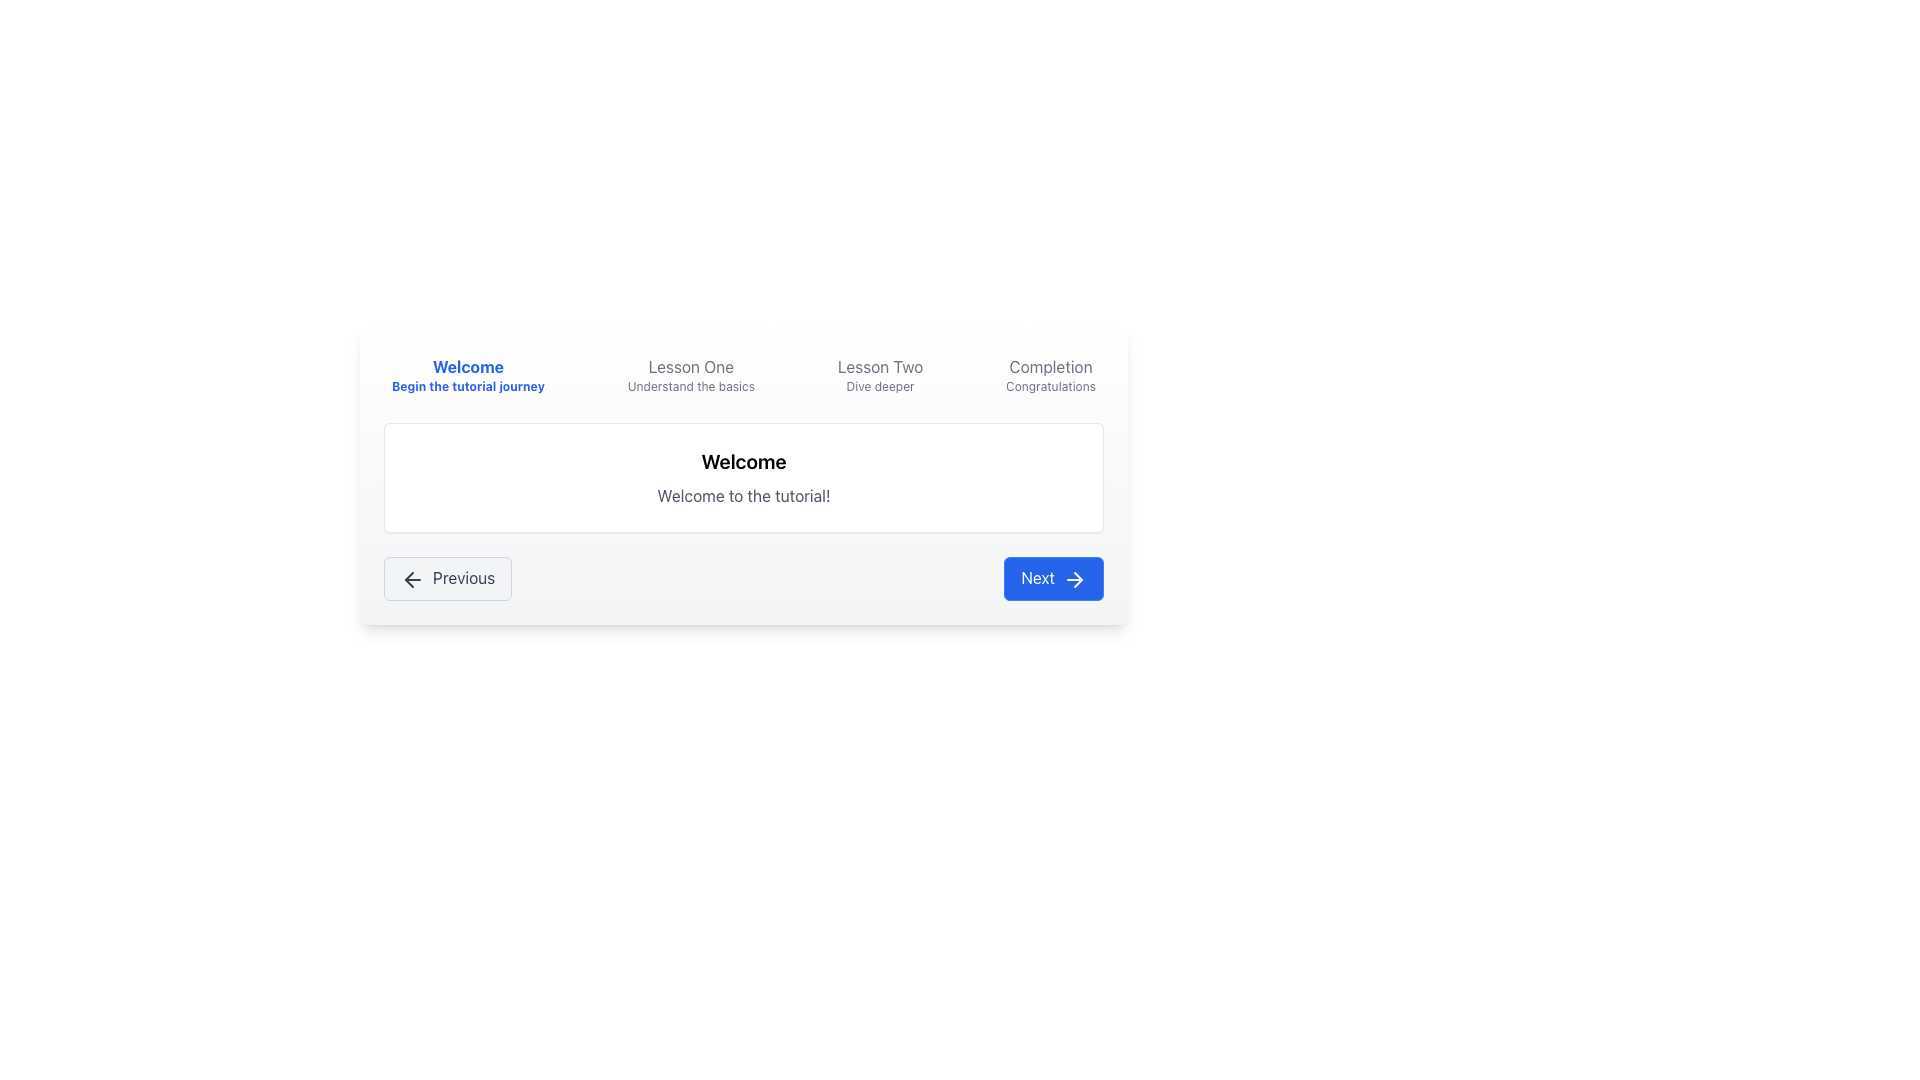  I want to click on the Navigation Label containing the text 'Lesson Two', which is part of the horizontal navigation bar positioned third from the left near the top-center of the main interface, so click(880, 366).